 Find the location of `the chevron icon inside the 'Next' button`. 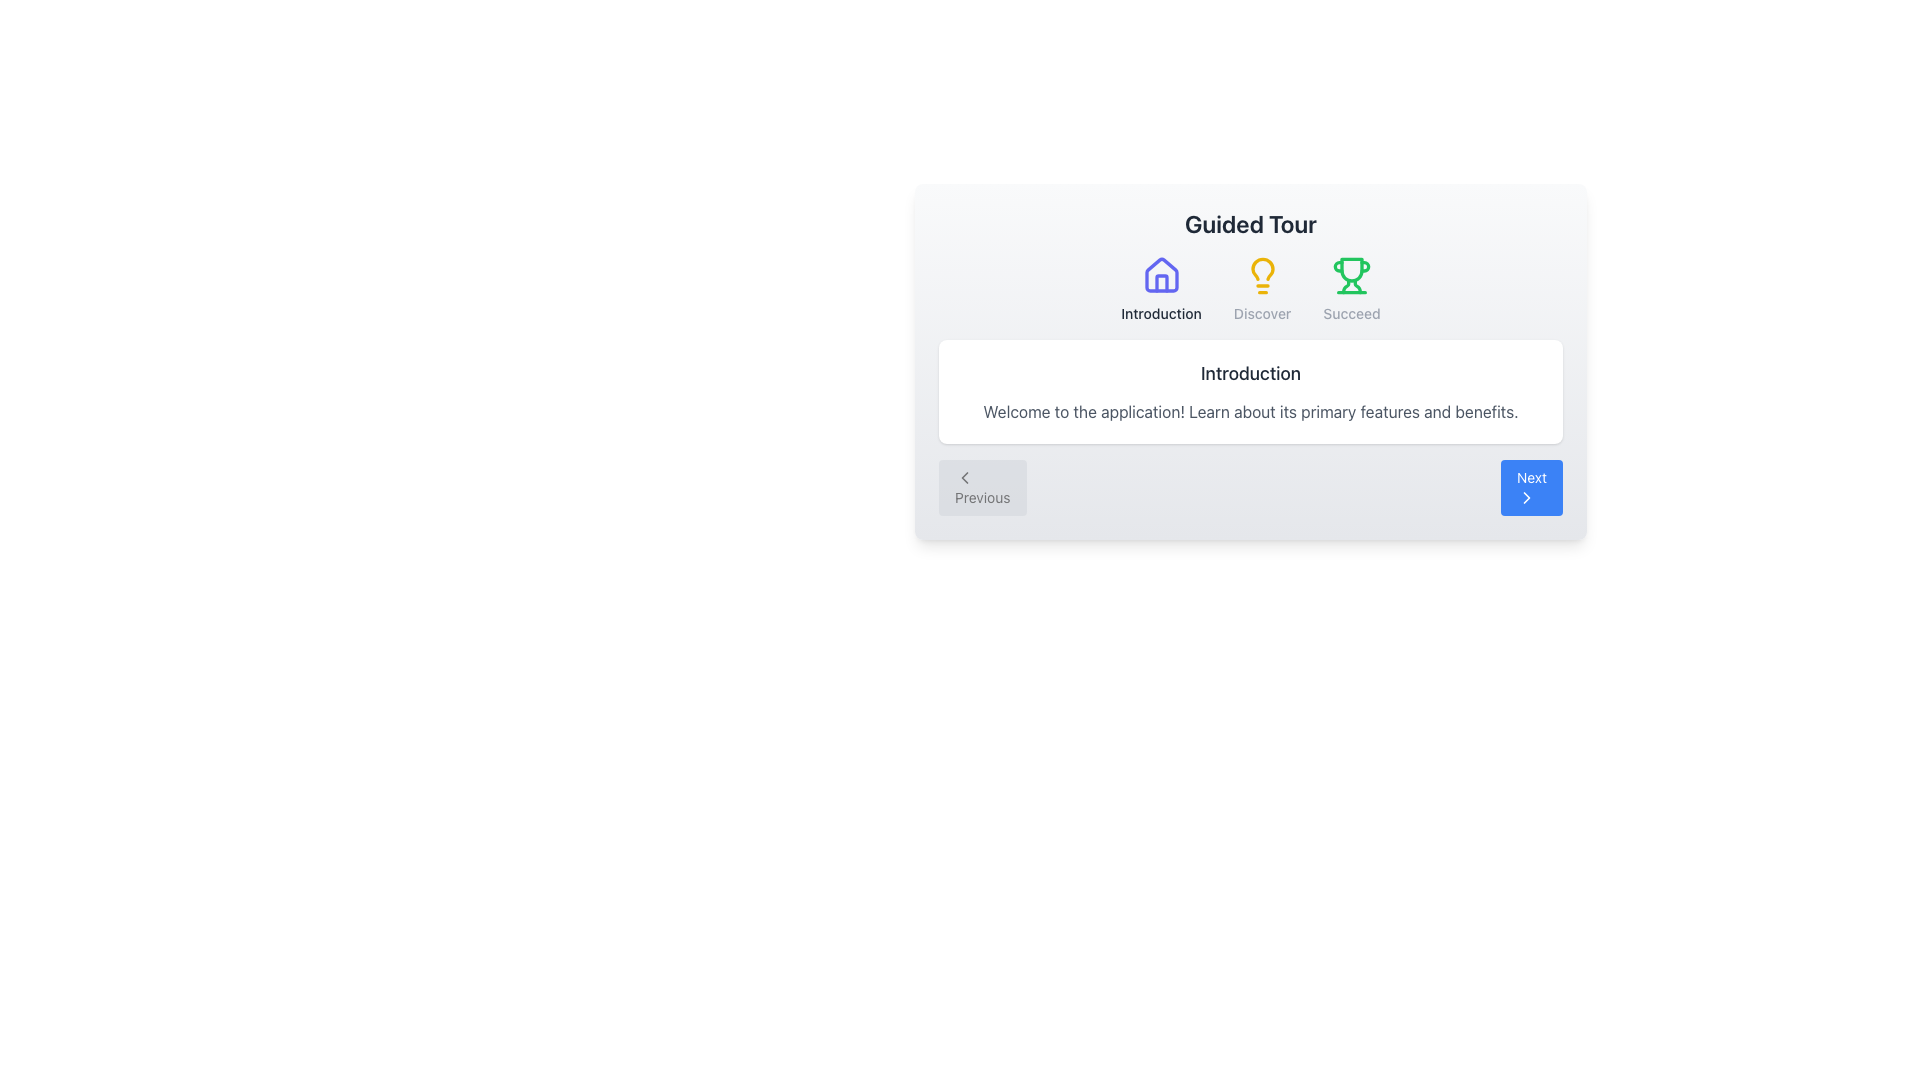

the chevron icon inside the 'Next' button is located at coordinates (1525, 496).